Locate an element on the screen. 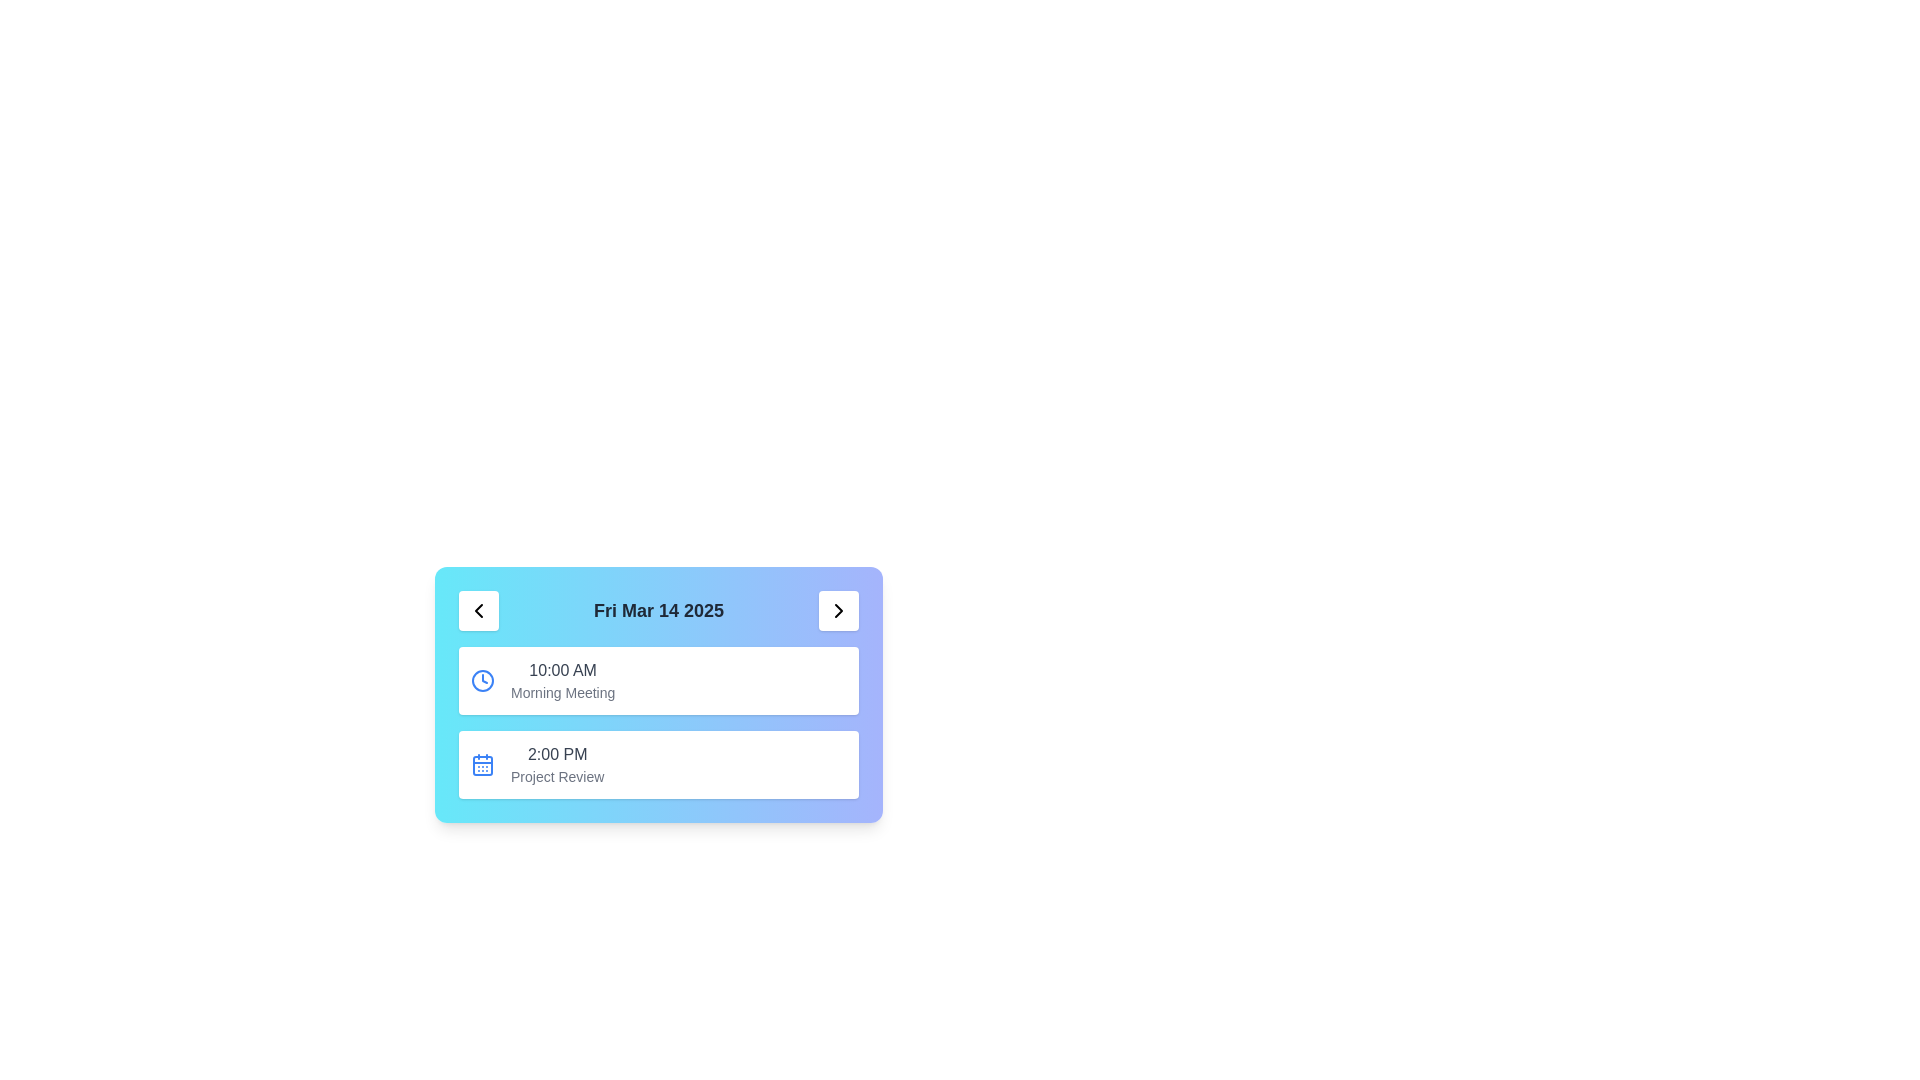 This screenshot has height=1080, width=1920. the right-pointing chevron icon button located at the top-right corner of the date-display card showing 'Fri Mar 14 2025' is located at coordinates (839, 609).